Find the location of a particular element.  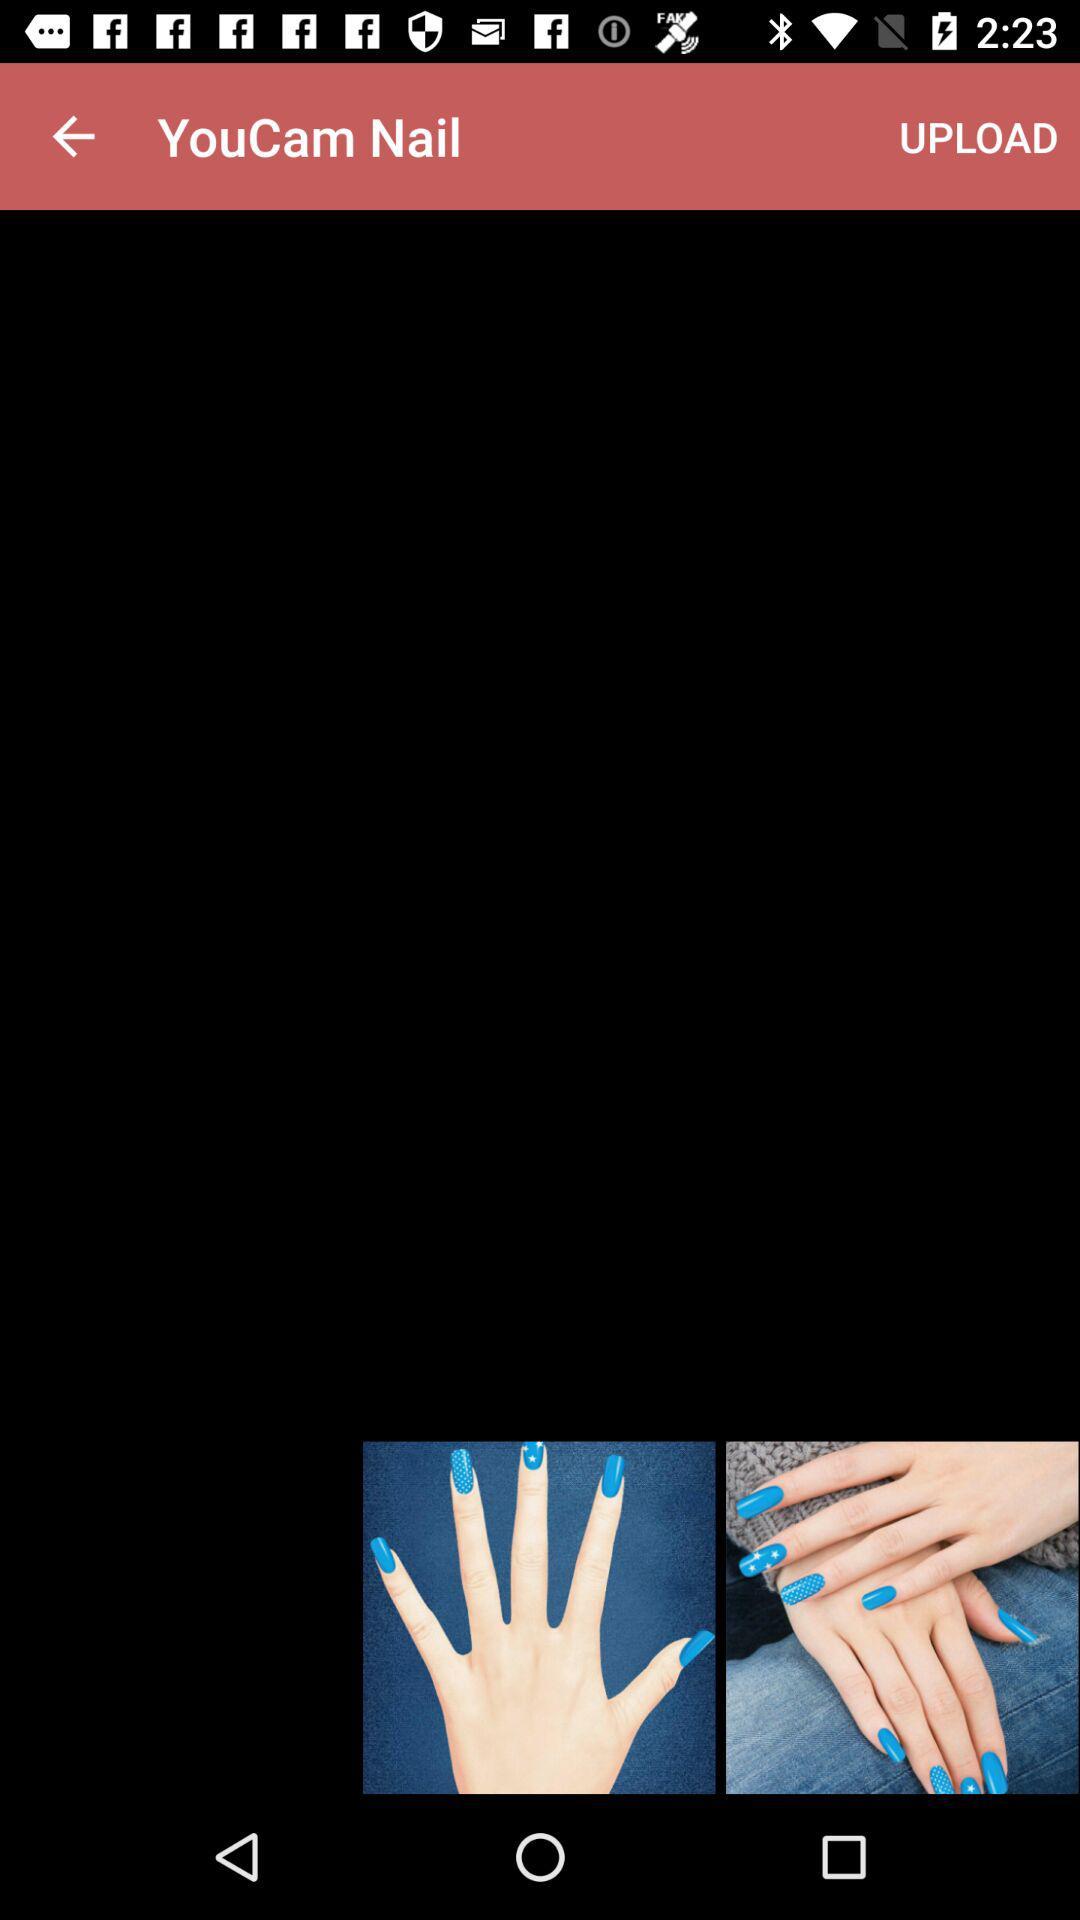

upload at the top right corner is located at coordinates (978, 135).